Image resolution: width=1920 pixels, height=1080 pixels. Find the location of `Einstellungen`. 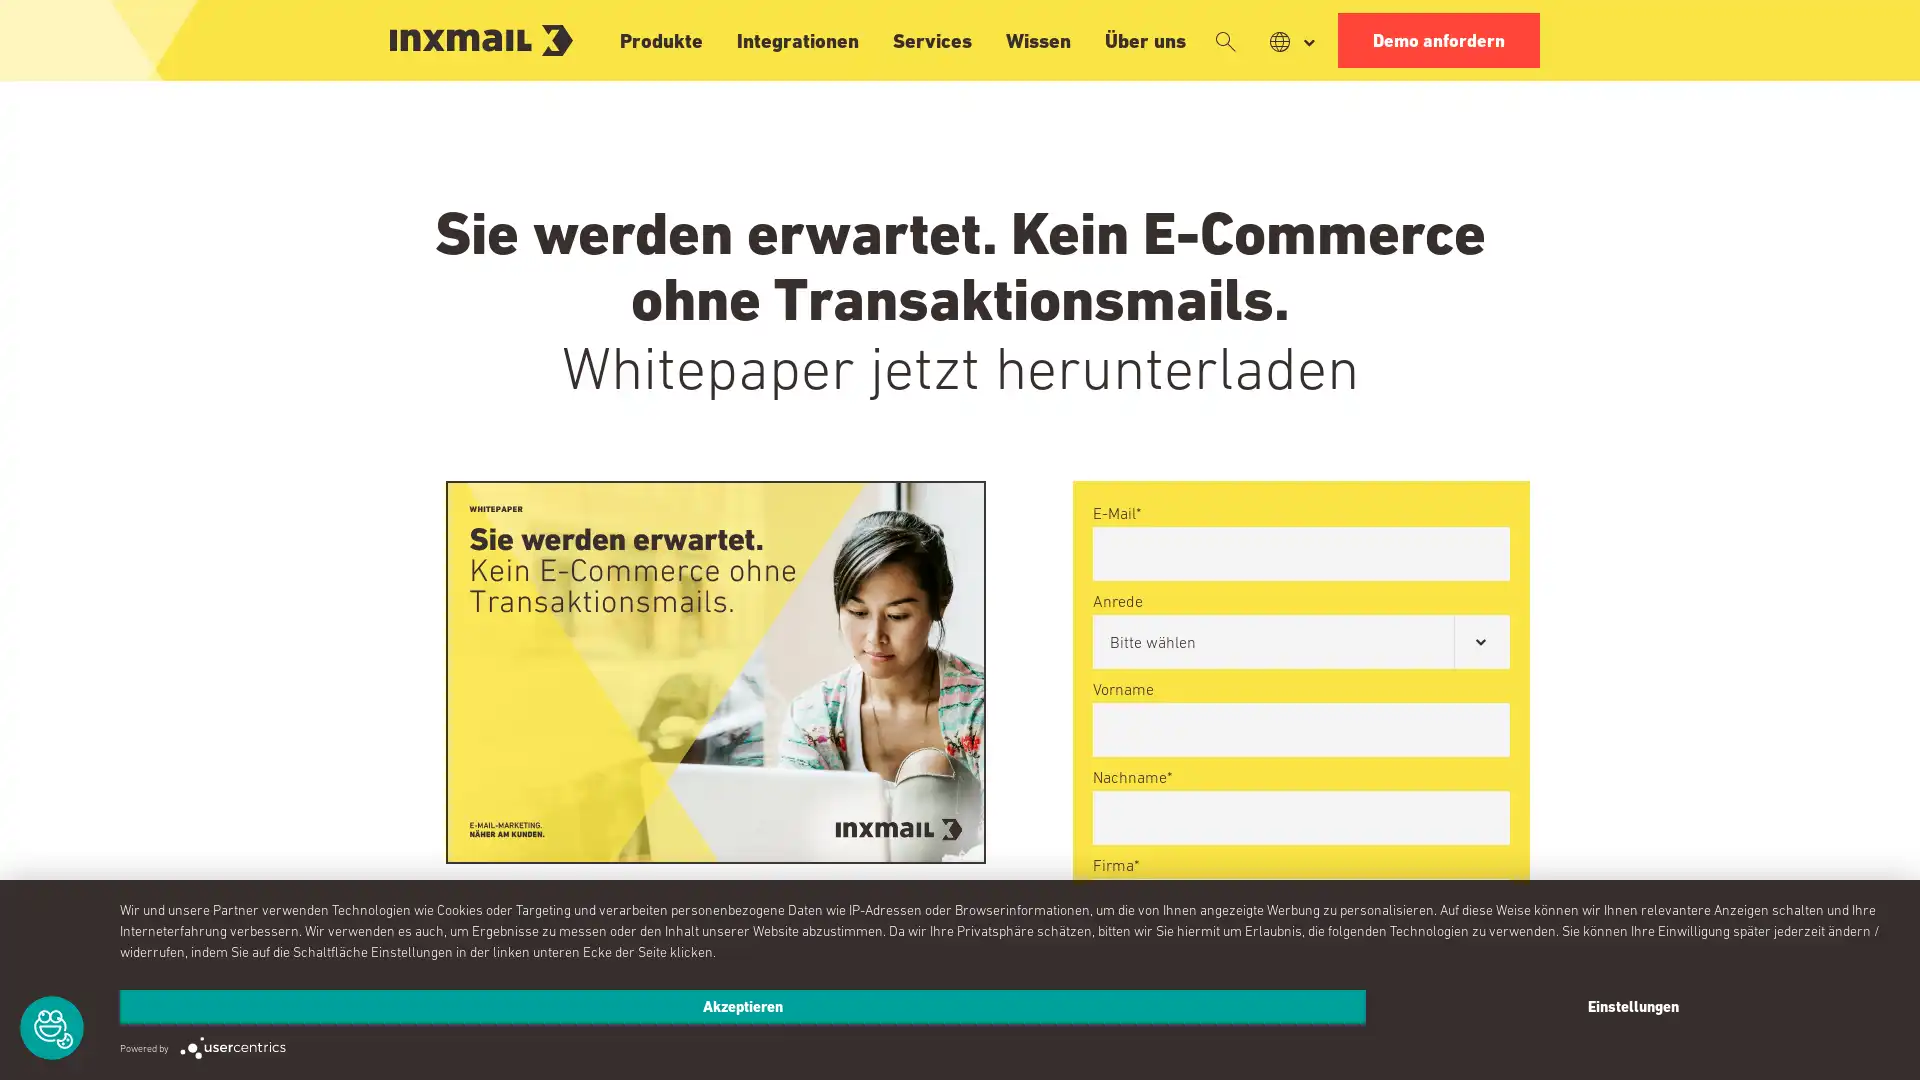

Einstellungen is located at coordinates (1632, 1006).